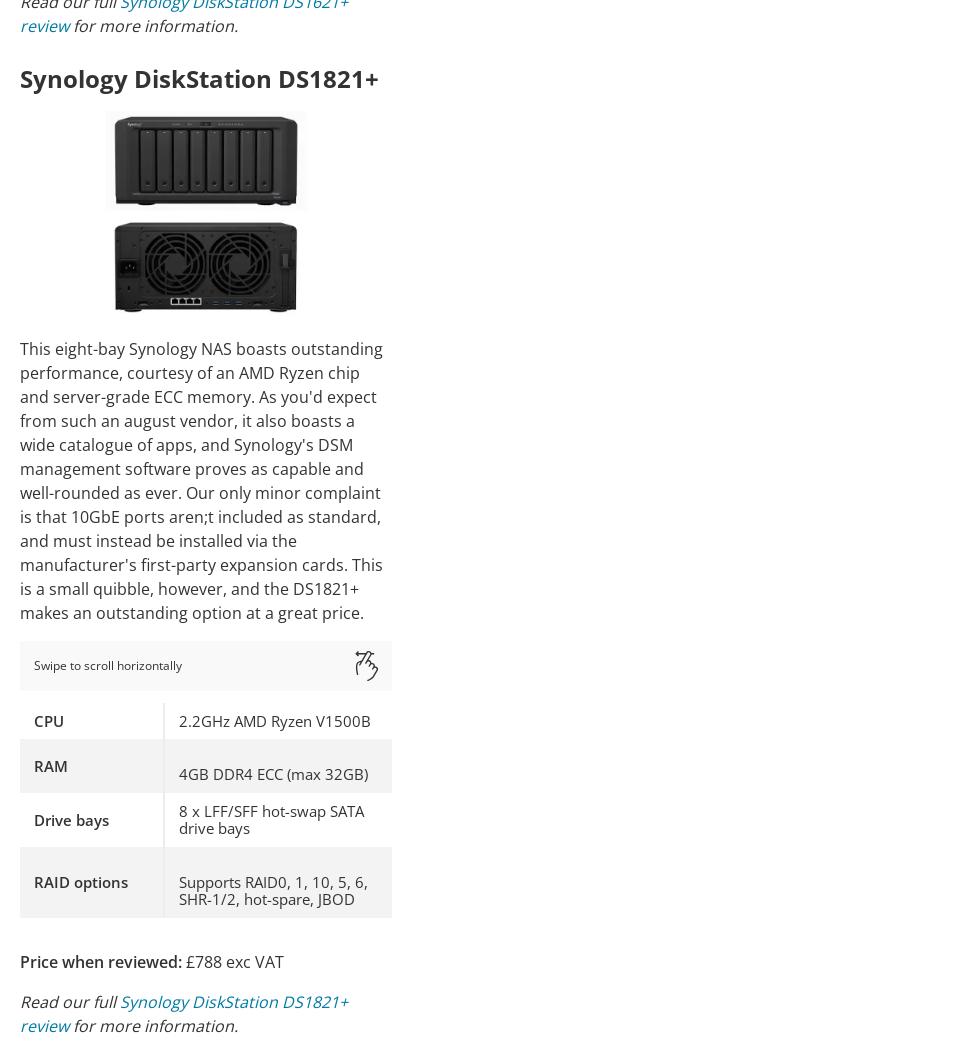 The image size is (980, 1042). I want to click on 'Swipe to scroll horizontally', so click(107, 664).